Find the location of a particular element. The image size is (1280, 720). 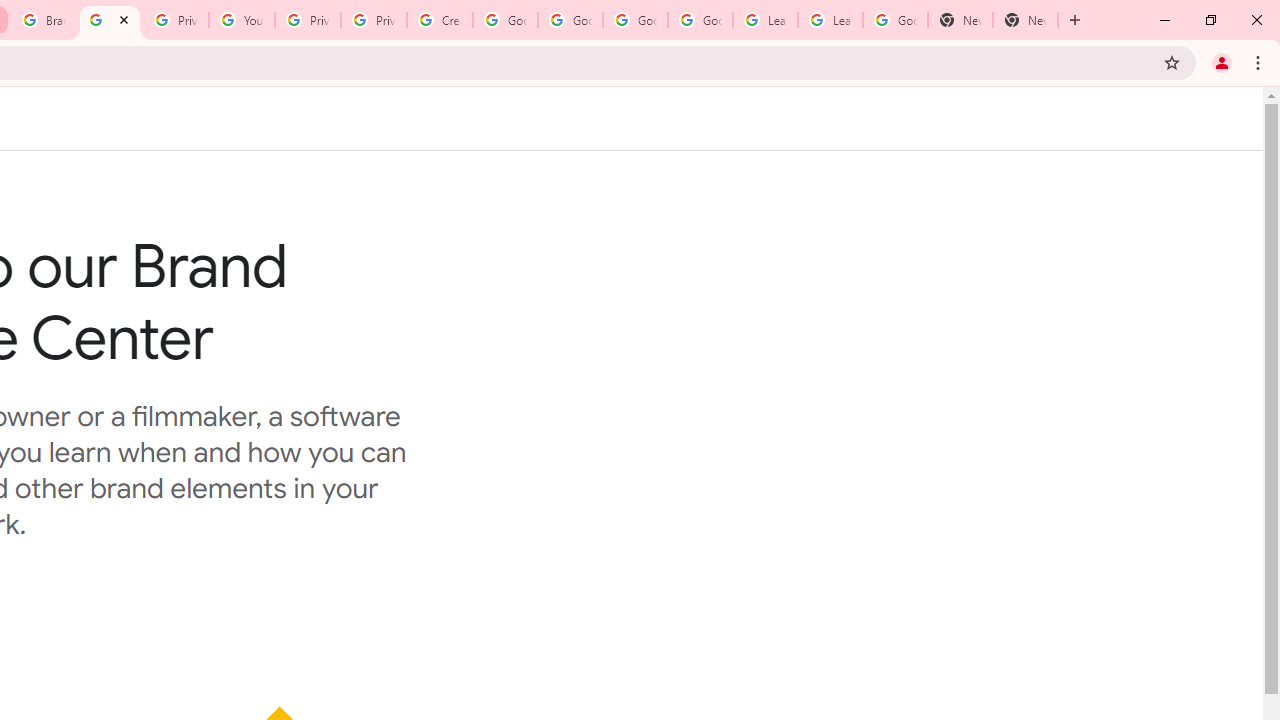

'Google Account' is located at coordinates (894, 20).